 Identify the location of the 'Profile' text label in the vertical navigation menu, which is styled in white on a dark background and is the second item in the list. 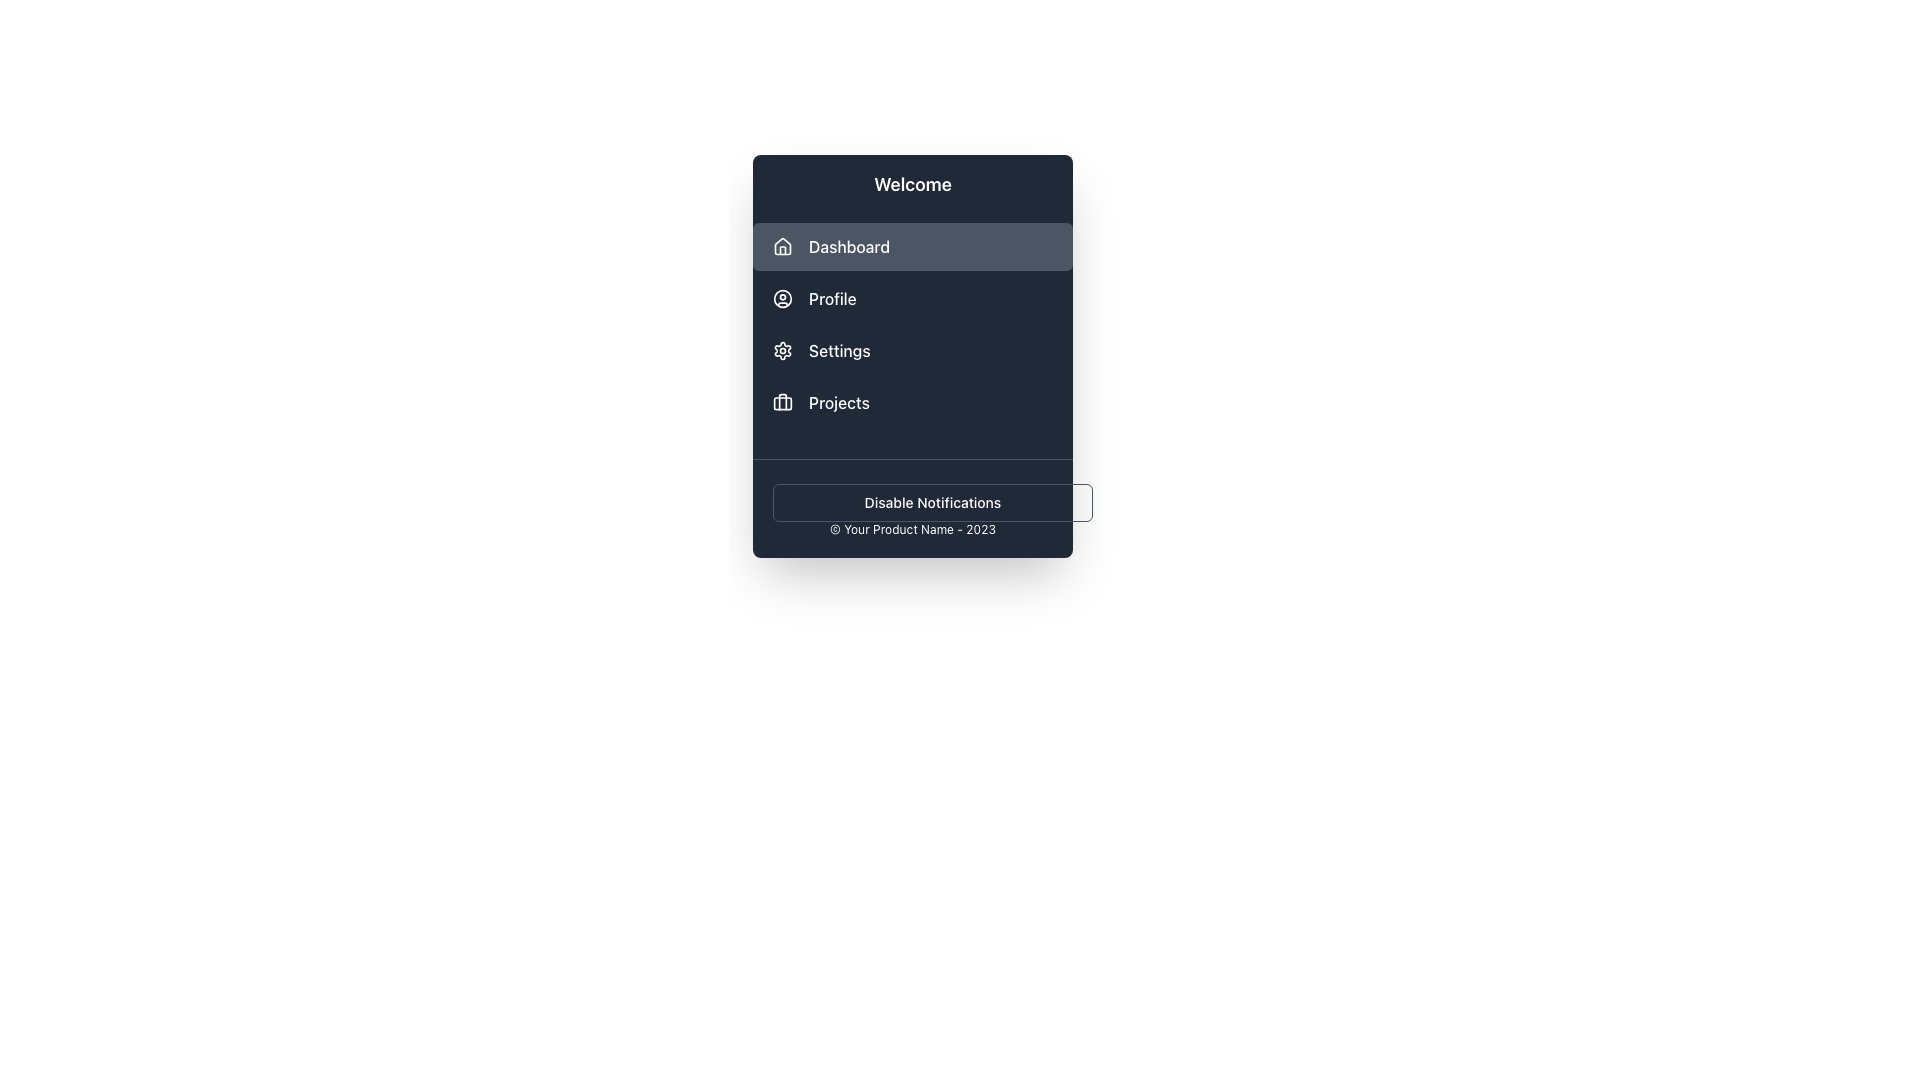
(832, 299).